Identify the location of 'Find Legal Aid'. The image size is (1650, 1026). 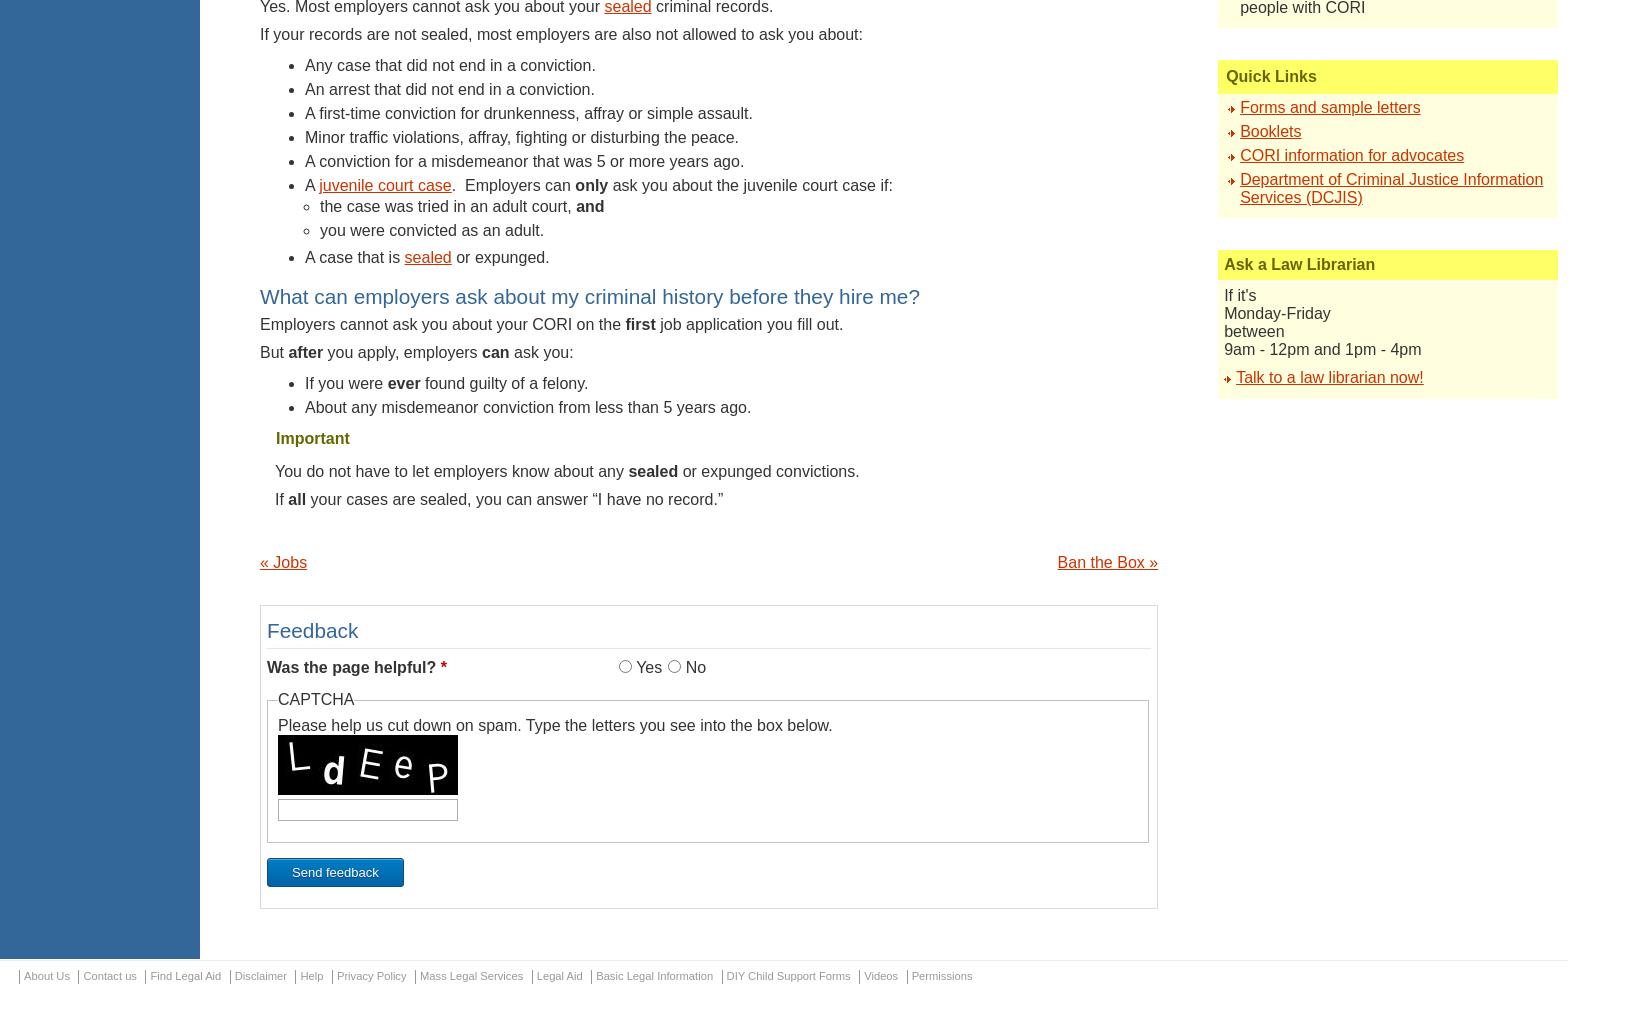
(185, 975).